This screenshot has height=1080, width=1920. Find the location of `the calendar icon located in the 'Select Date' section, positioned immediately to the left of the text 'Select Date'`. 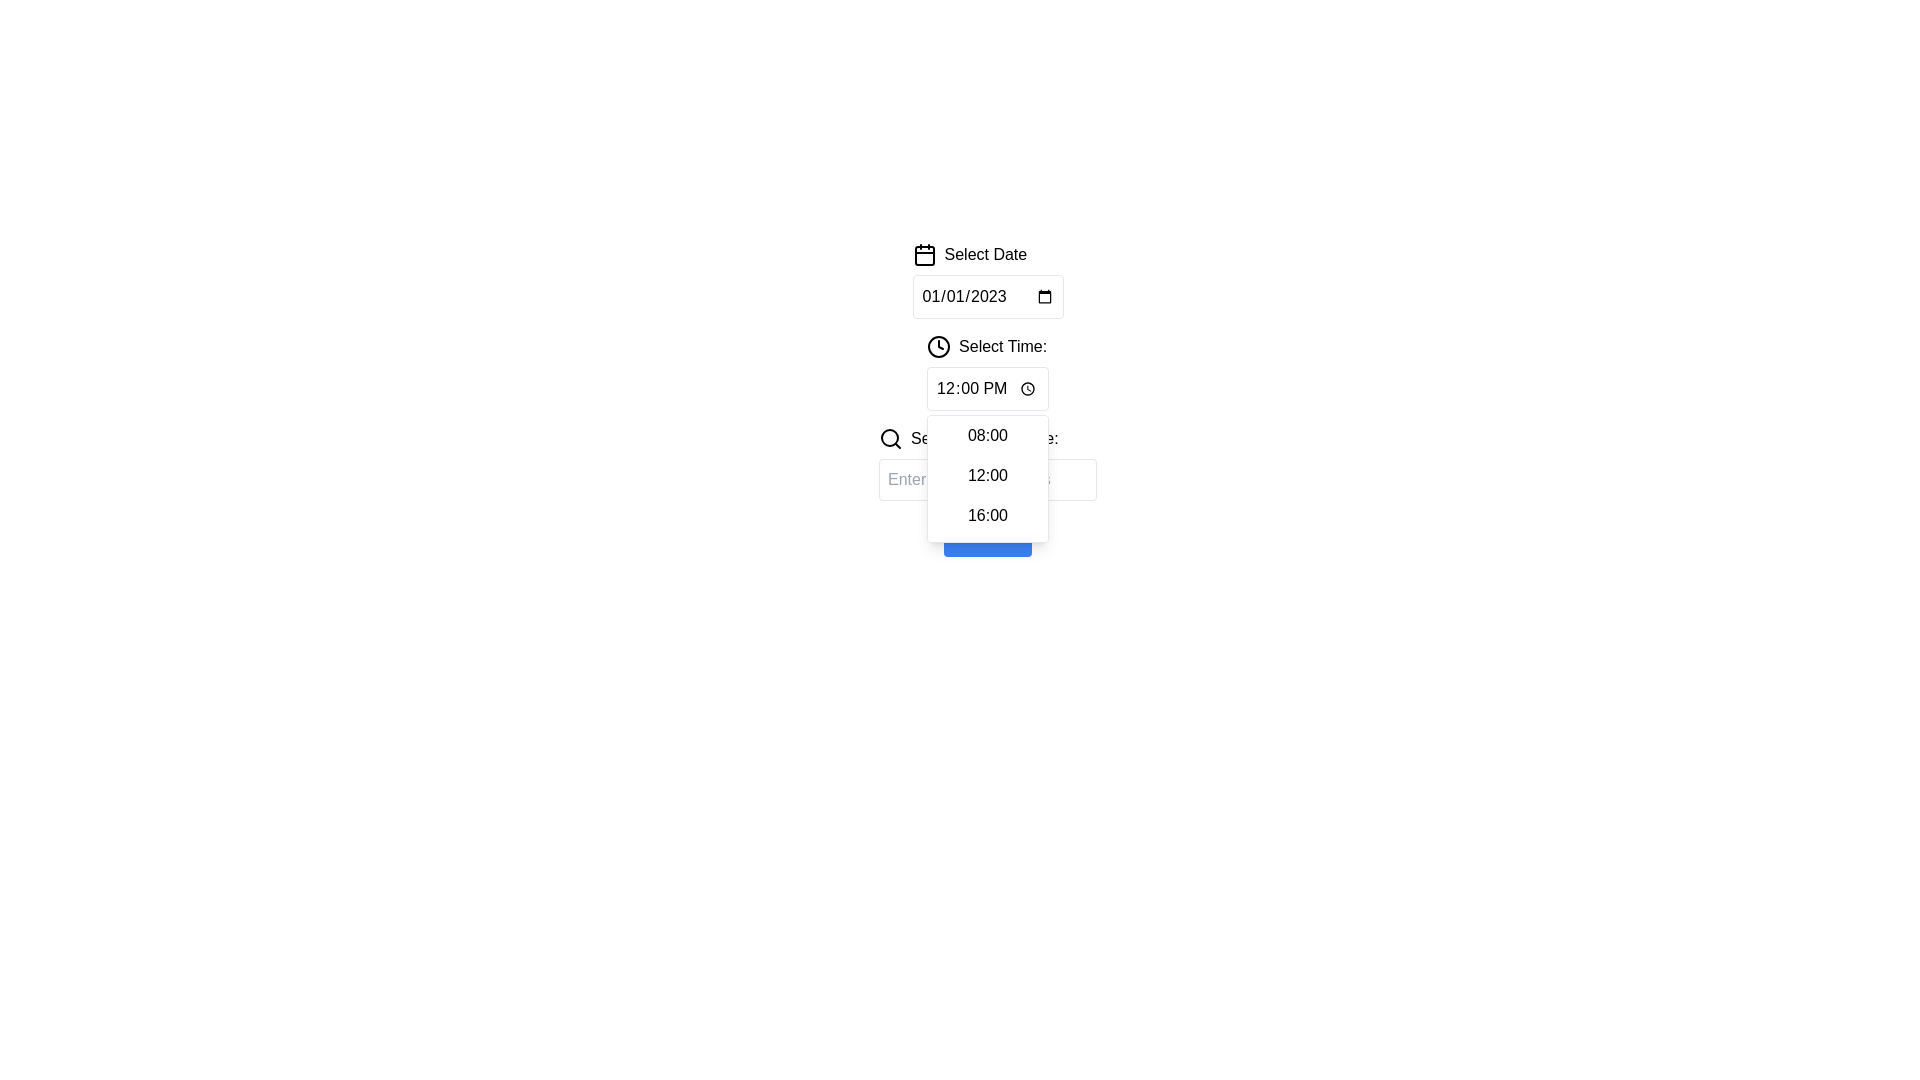

the calendar icon located in the 'Select Date' section, positioned immediately to the left of the text 'Select Date' is located at coordinates (923, 253).